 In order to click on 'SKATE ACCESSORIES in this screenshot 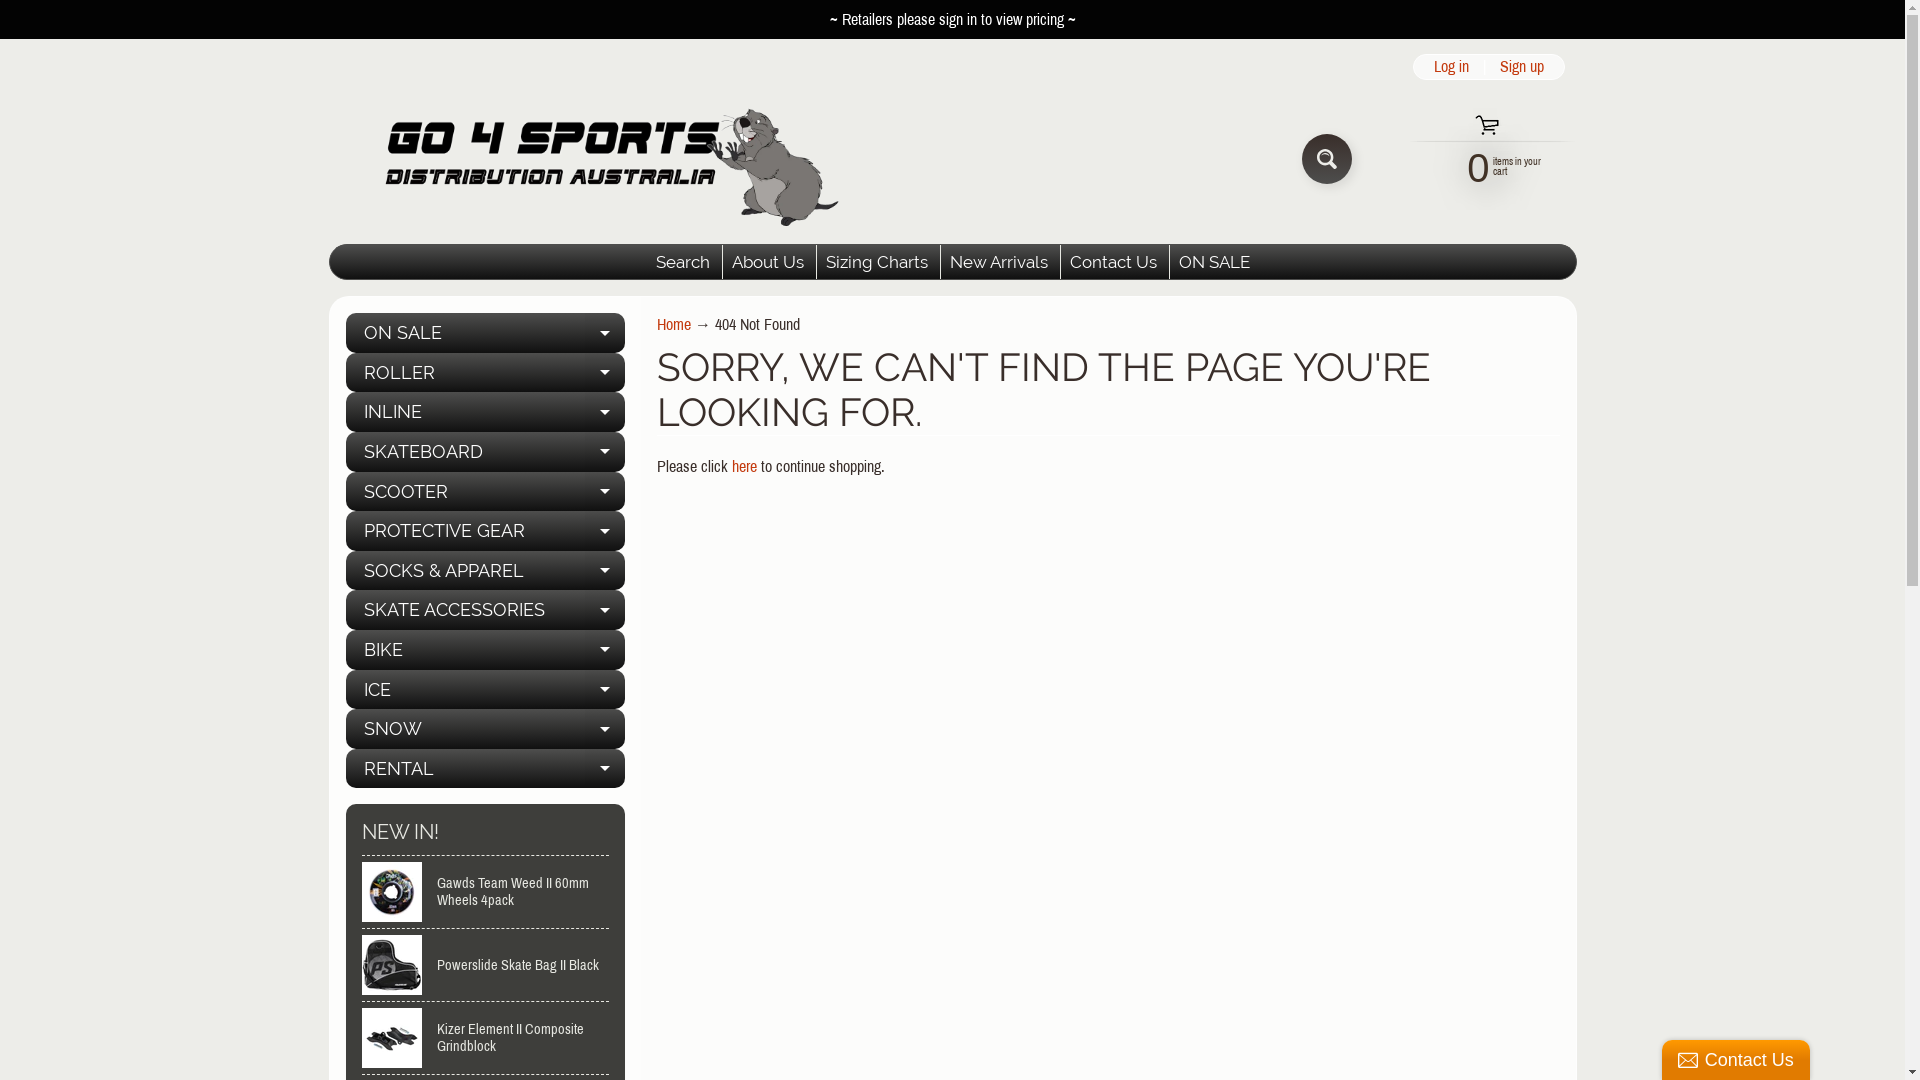, I will do `click(485, 608)`.